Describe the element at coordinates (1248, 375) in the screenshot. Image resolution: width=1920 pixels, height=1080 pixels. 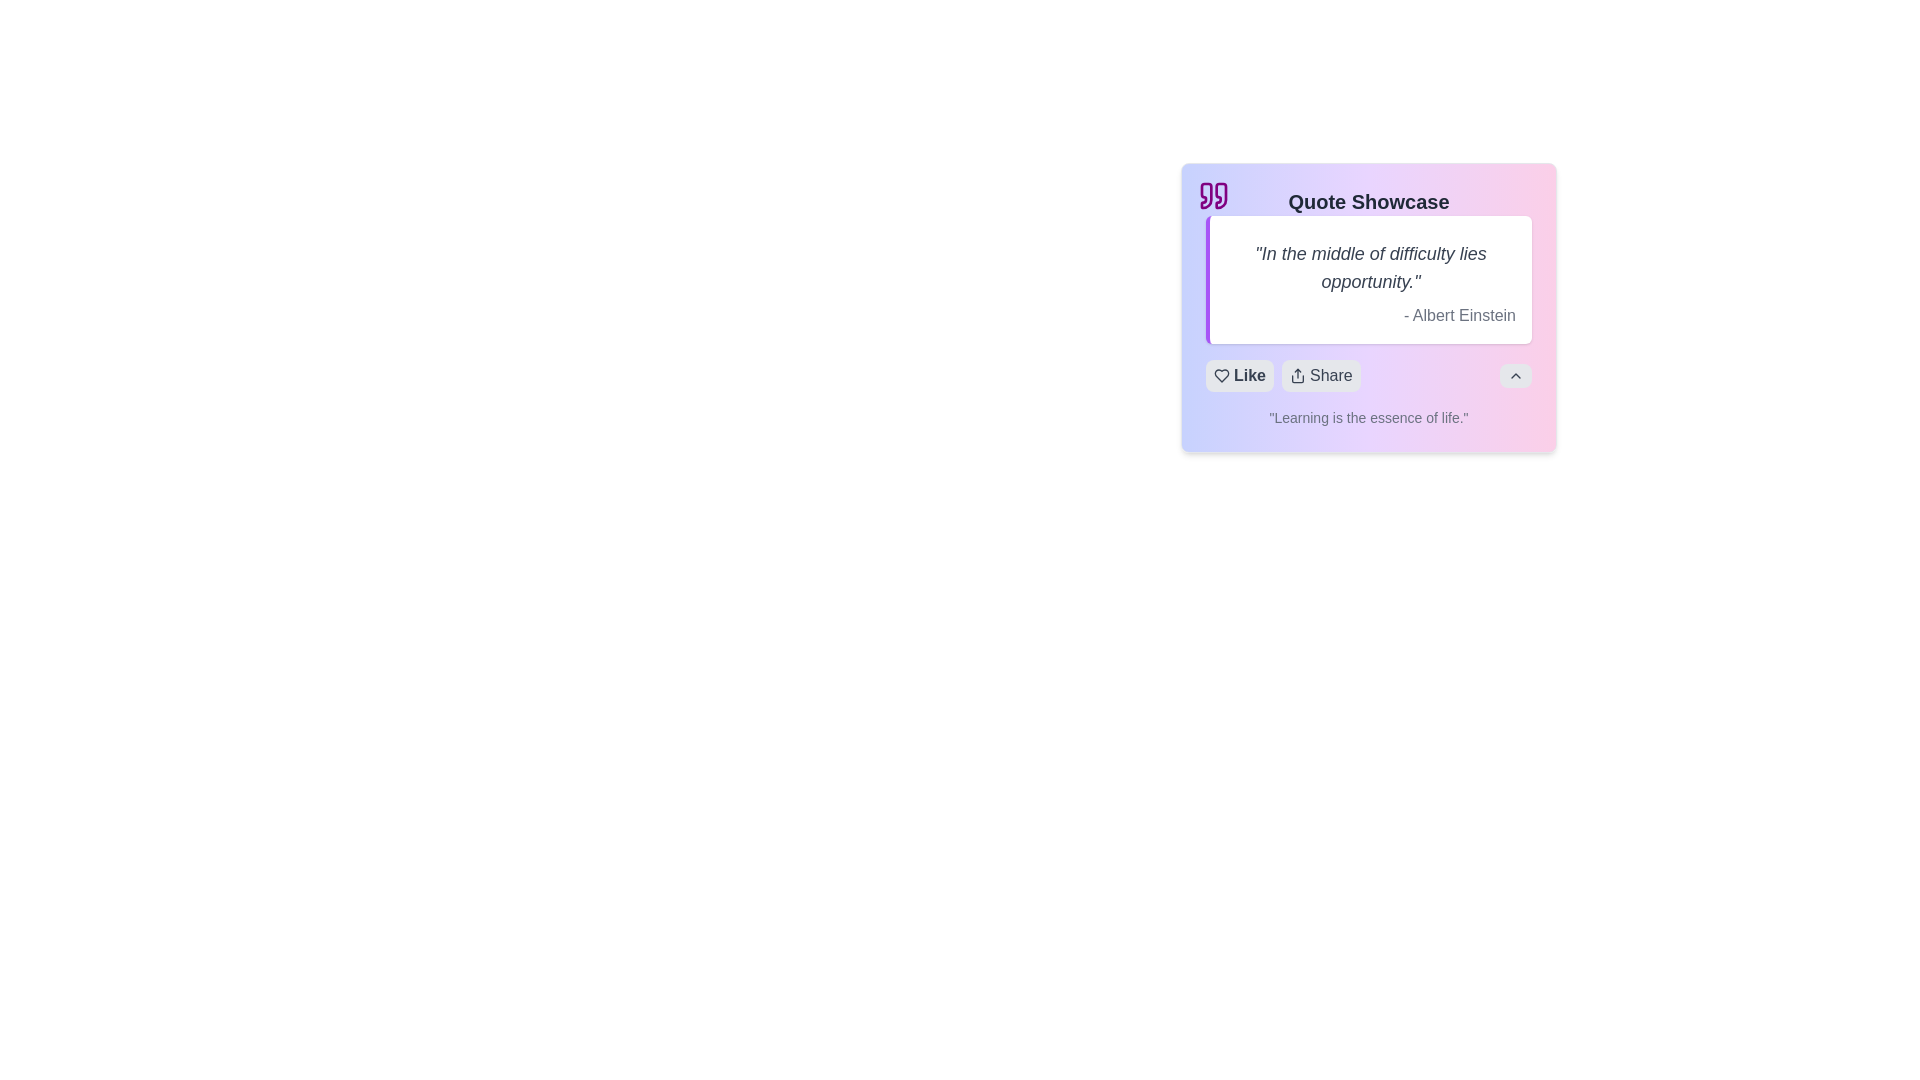
I see `text of the 'Like' label, which is styled in bold gray font and located to the right of the heart icon in the bottom-left corner of the card` at that location.